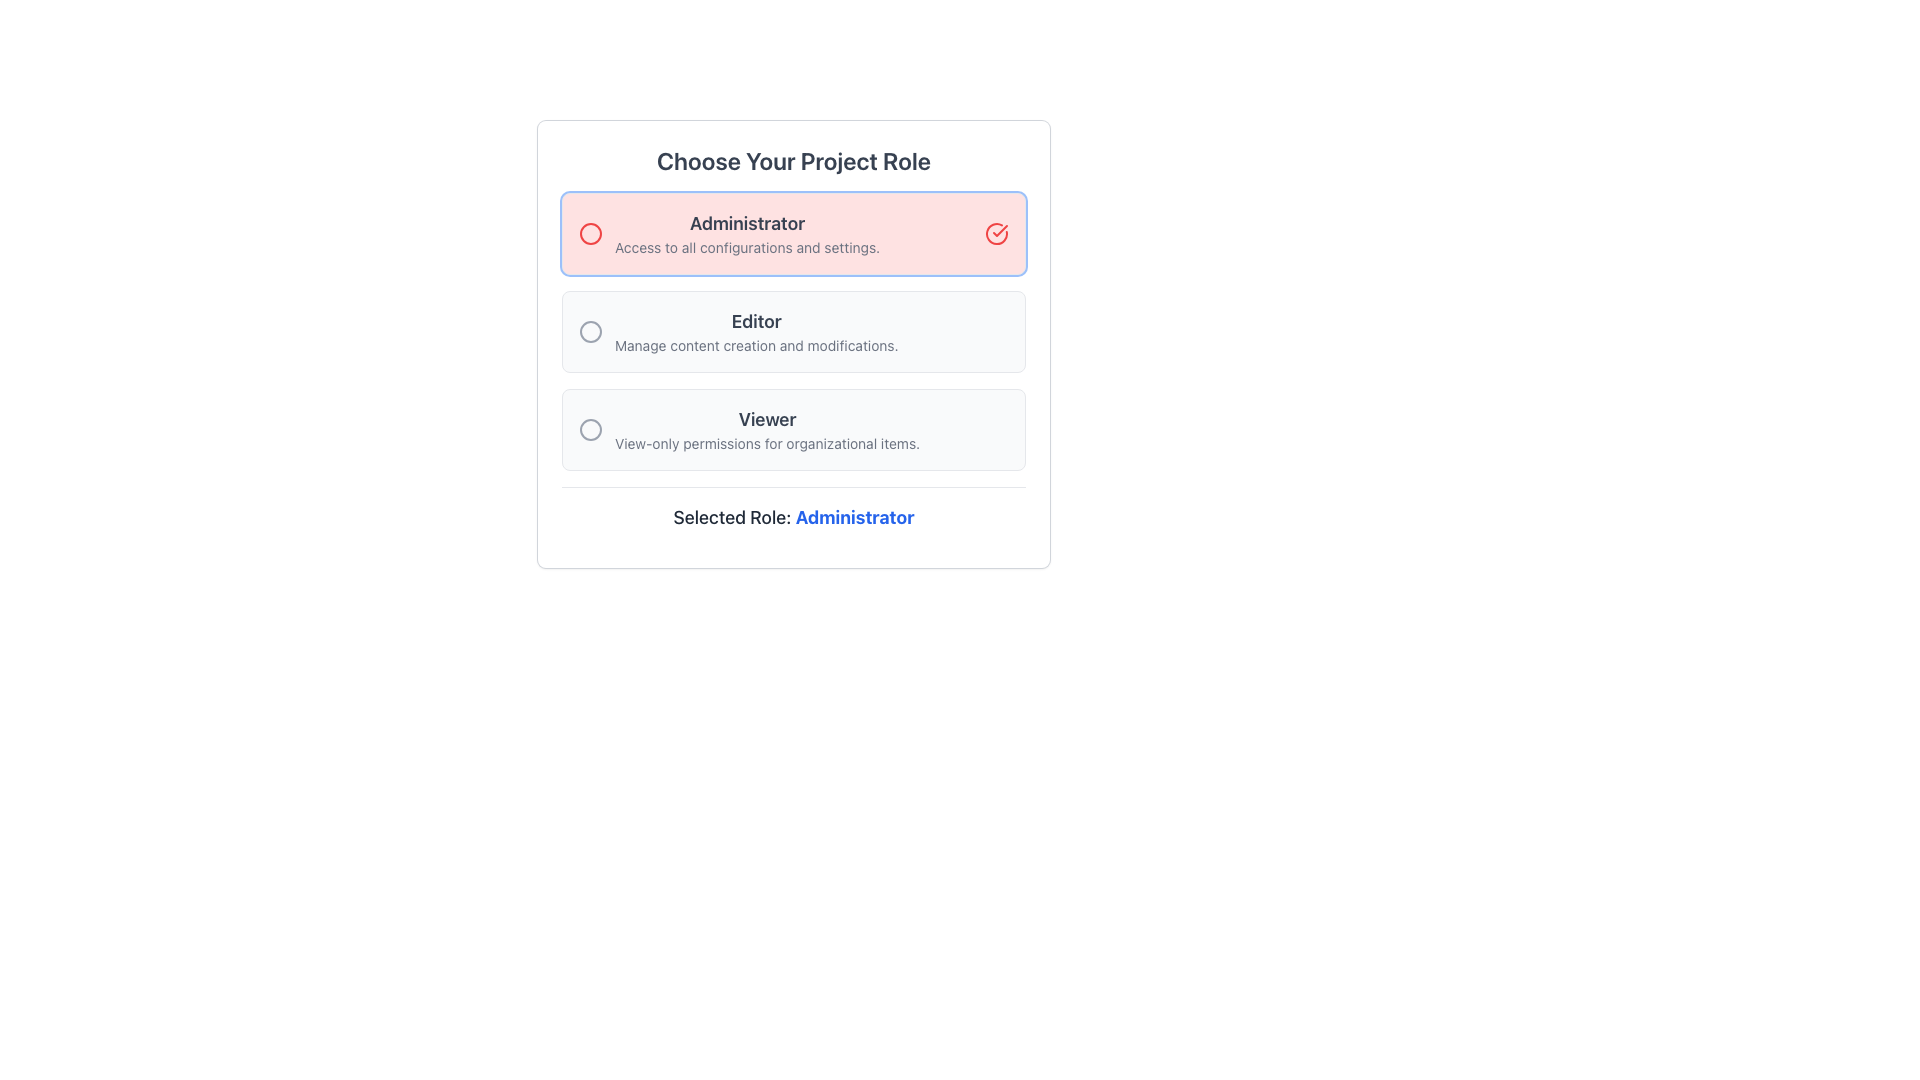 This screenshot has height=1080, width=1920. Describe the element at coordinates (737, 330) in the screenshot. I see `the 'Editor' role radio button` at that location.